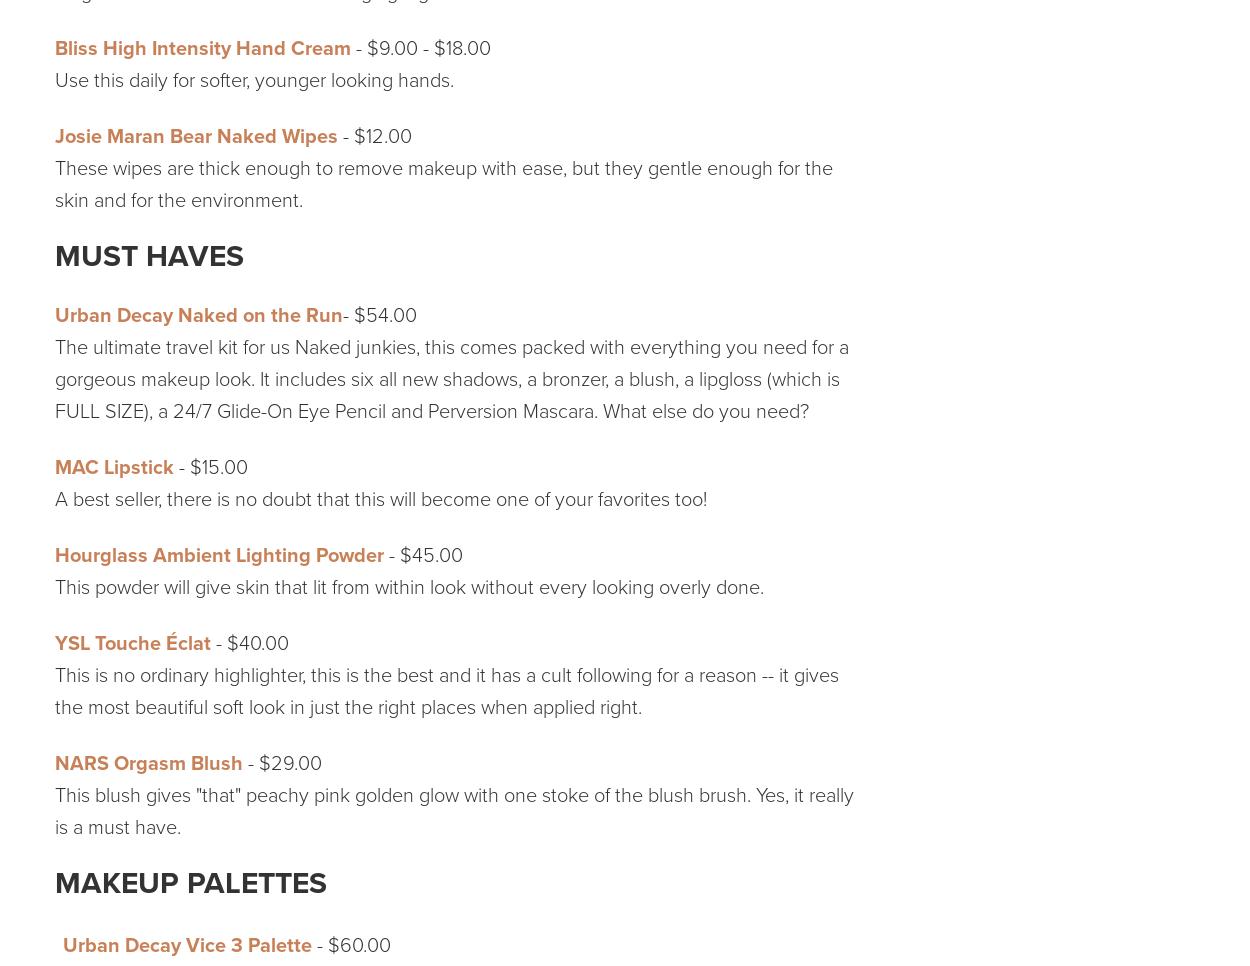 The image size is (1250, 966). Describe the element at coordinates (202, 48) in the screenshot. I see `'Bliss High Intensity Hand Cream'` at that location.